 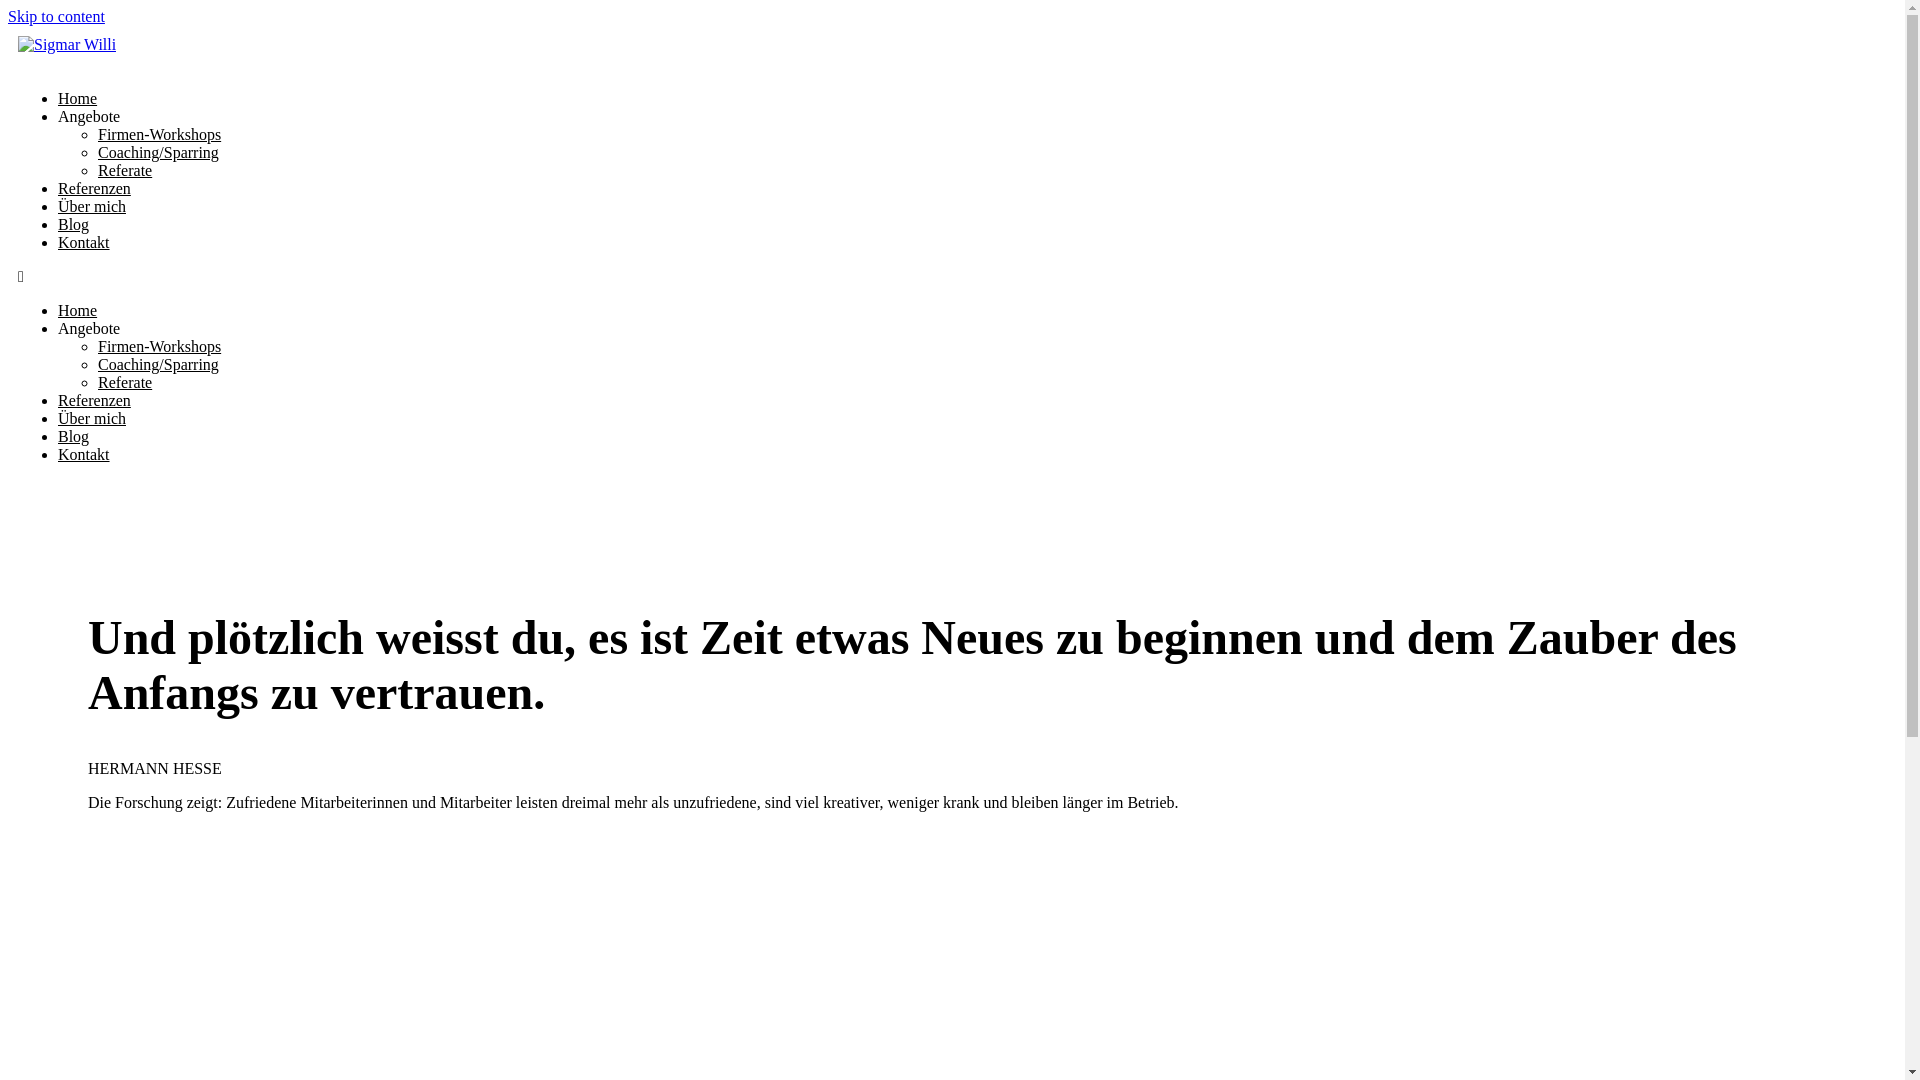 I want to click on 'Referate', so click(x=96, y=382).